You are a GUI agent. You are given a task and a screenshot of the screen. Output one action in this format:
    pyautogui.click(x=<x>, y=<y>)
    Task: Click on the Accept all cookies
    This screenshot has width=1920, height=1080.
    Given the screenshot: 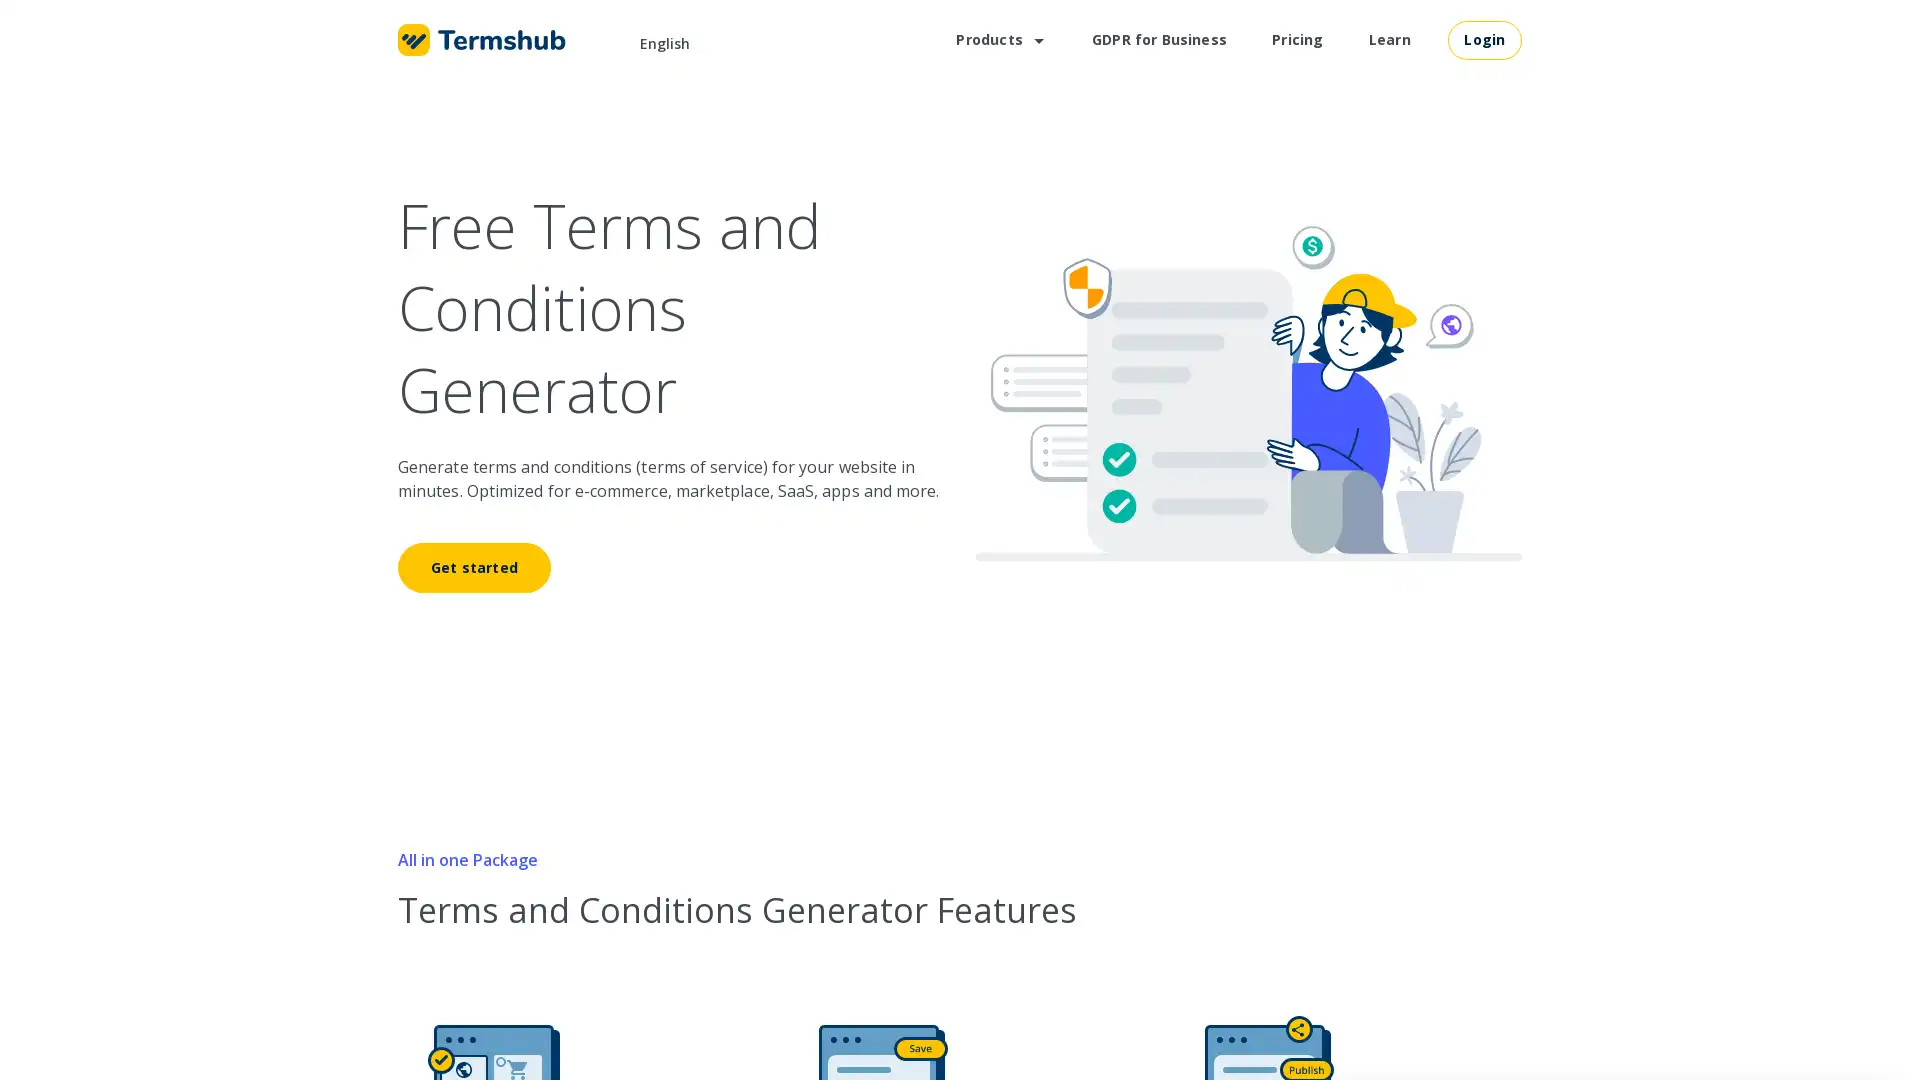 What is the action you would take?
    pyautogui.click(x=1795, y=1011)
    